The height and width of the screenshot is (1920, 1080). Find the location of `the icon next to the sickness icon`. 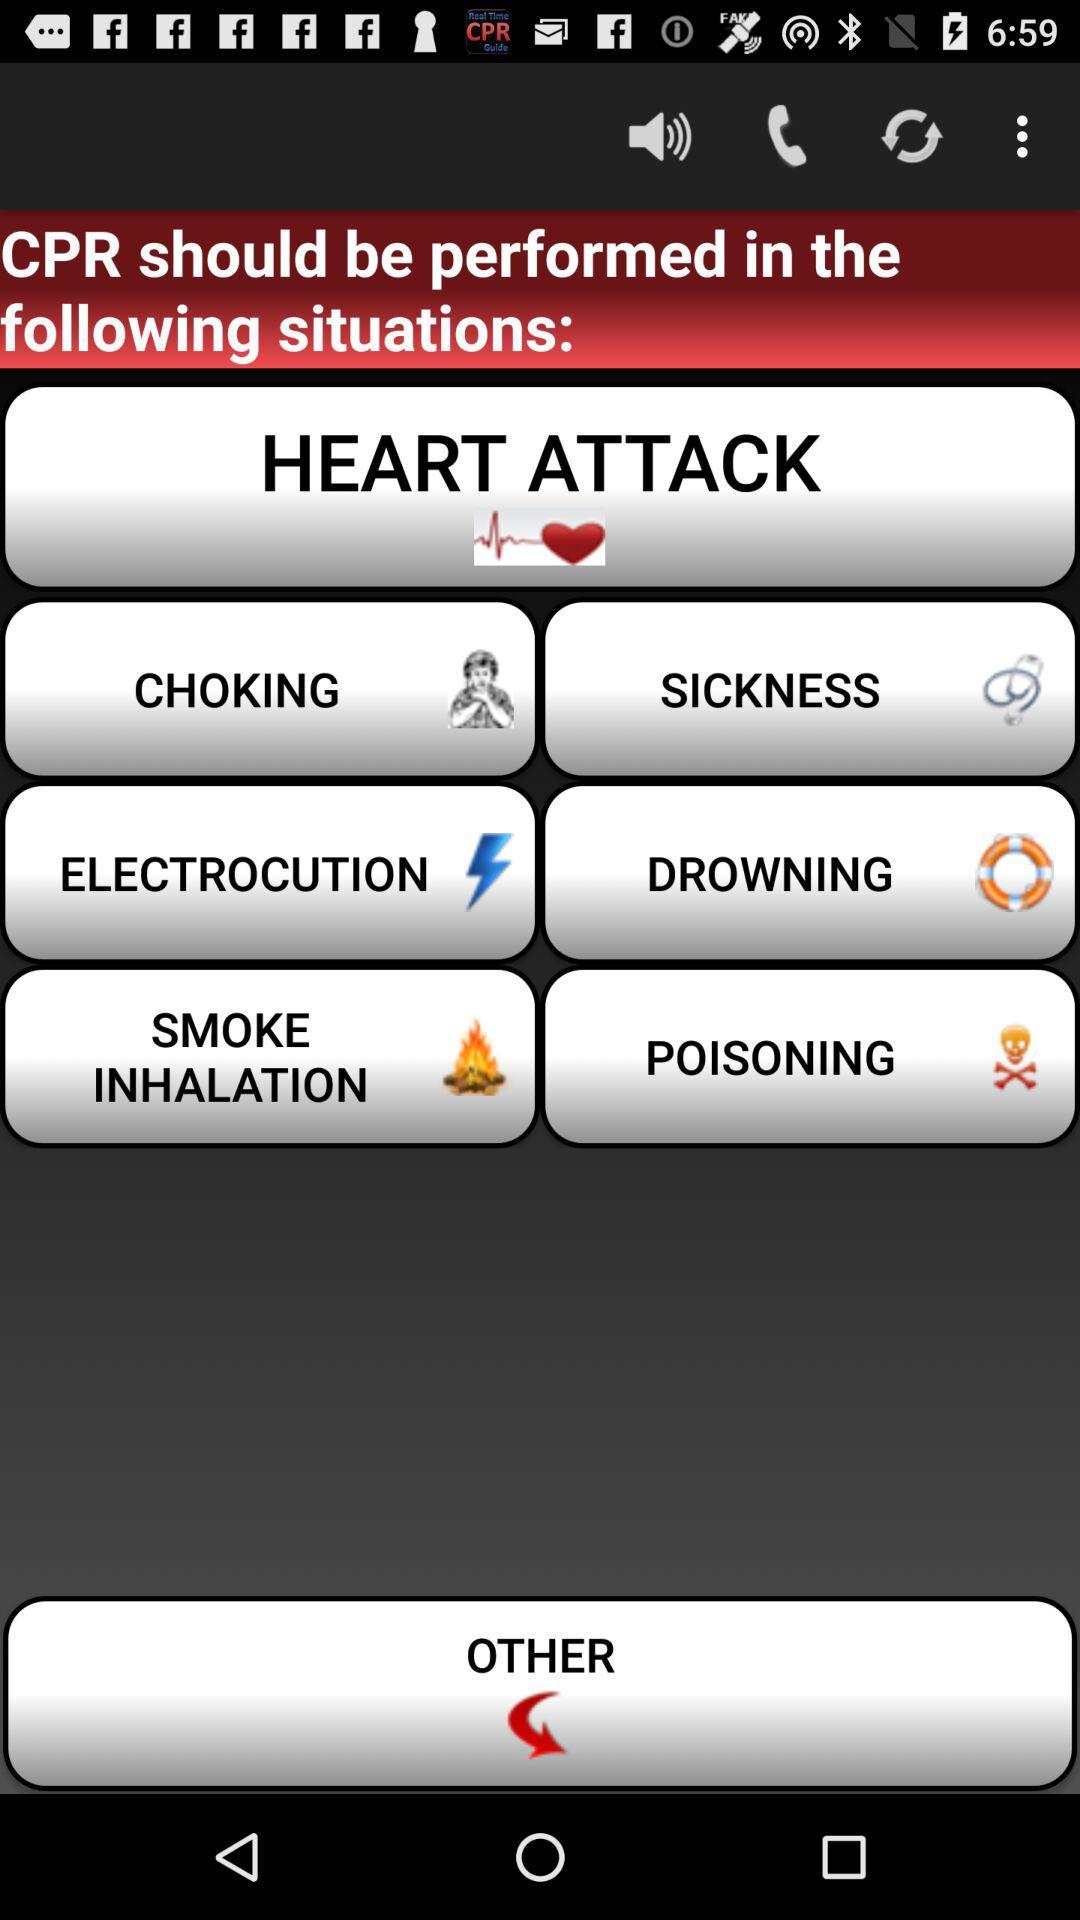

the icon next to the sickness icon is located at coordinates (270, 688).